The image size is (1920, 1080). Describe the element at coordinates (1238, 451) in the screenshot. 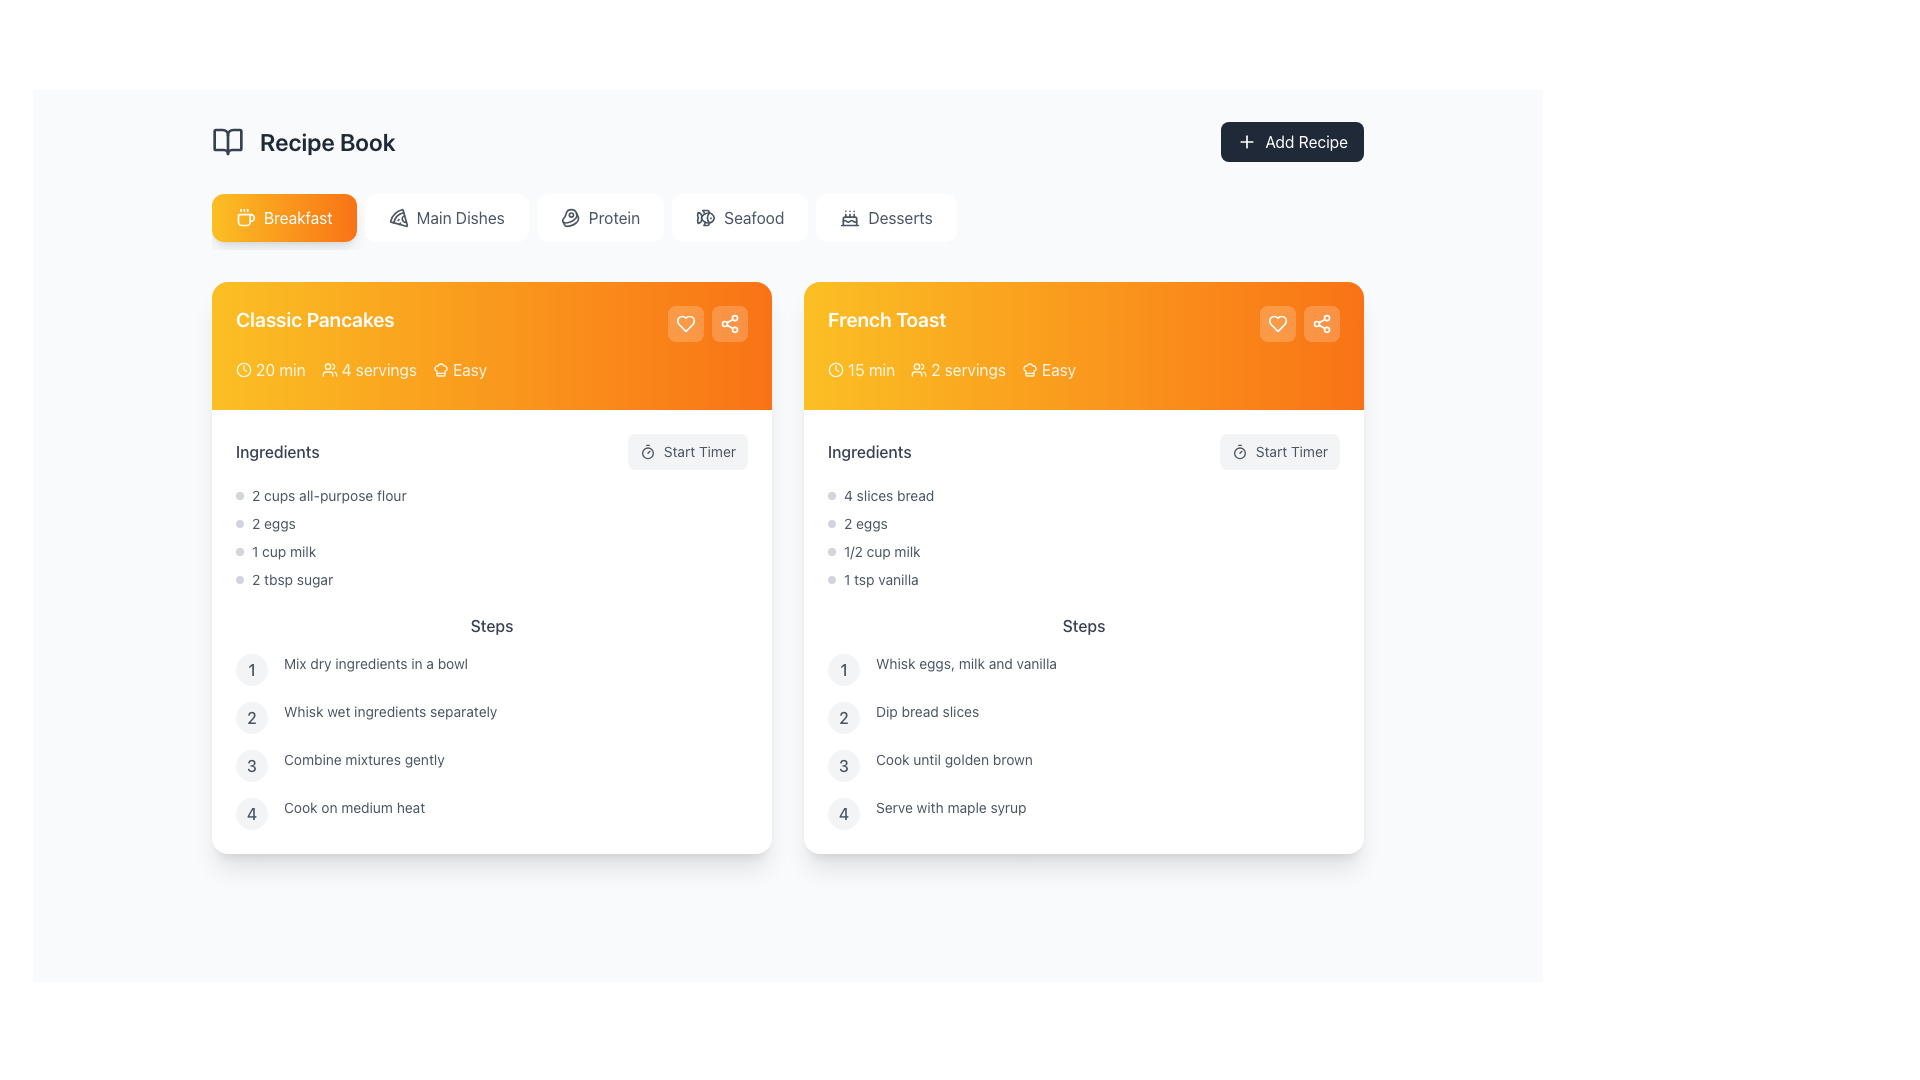

I see `the timer icon located to the left of the 'Start Timer' button within the 'French Toast' recipe card for visual context` at that location.